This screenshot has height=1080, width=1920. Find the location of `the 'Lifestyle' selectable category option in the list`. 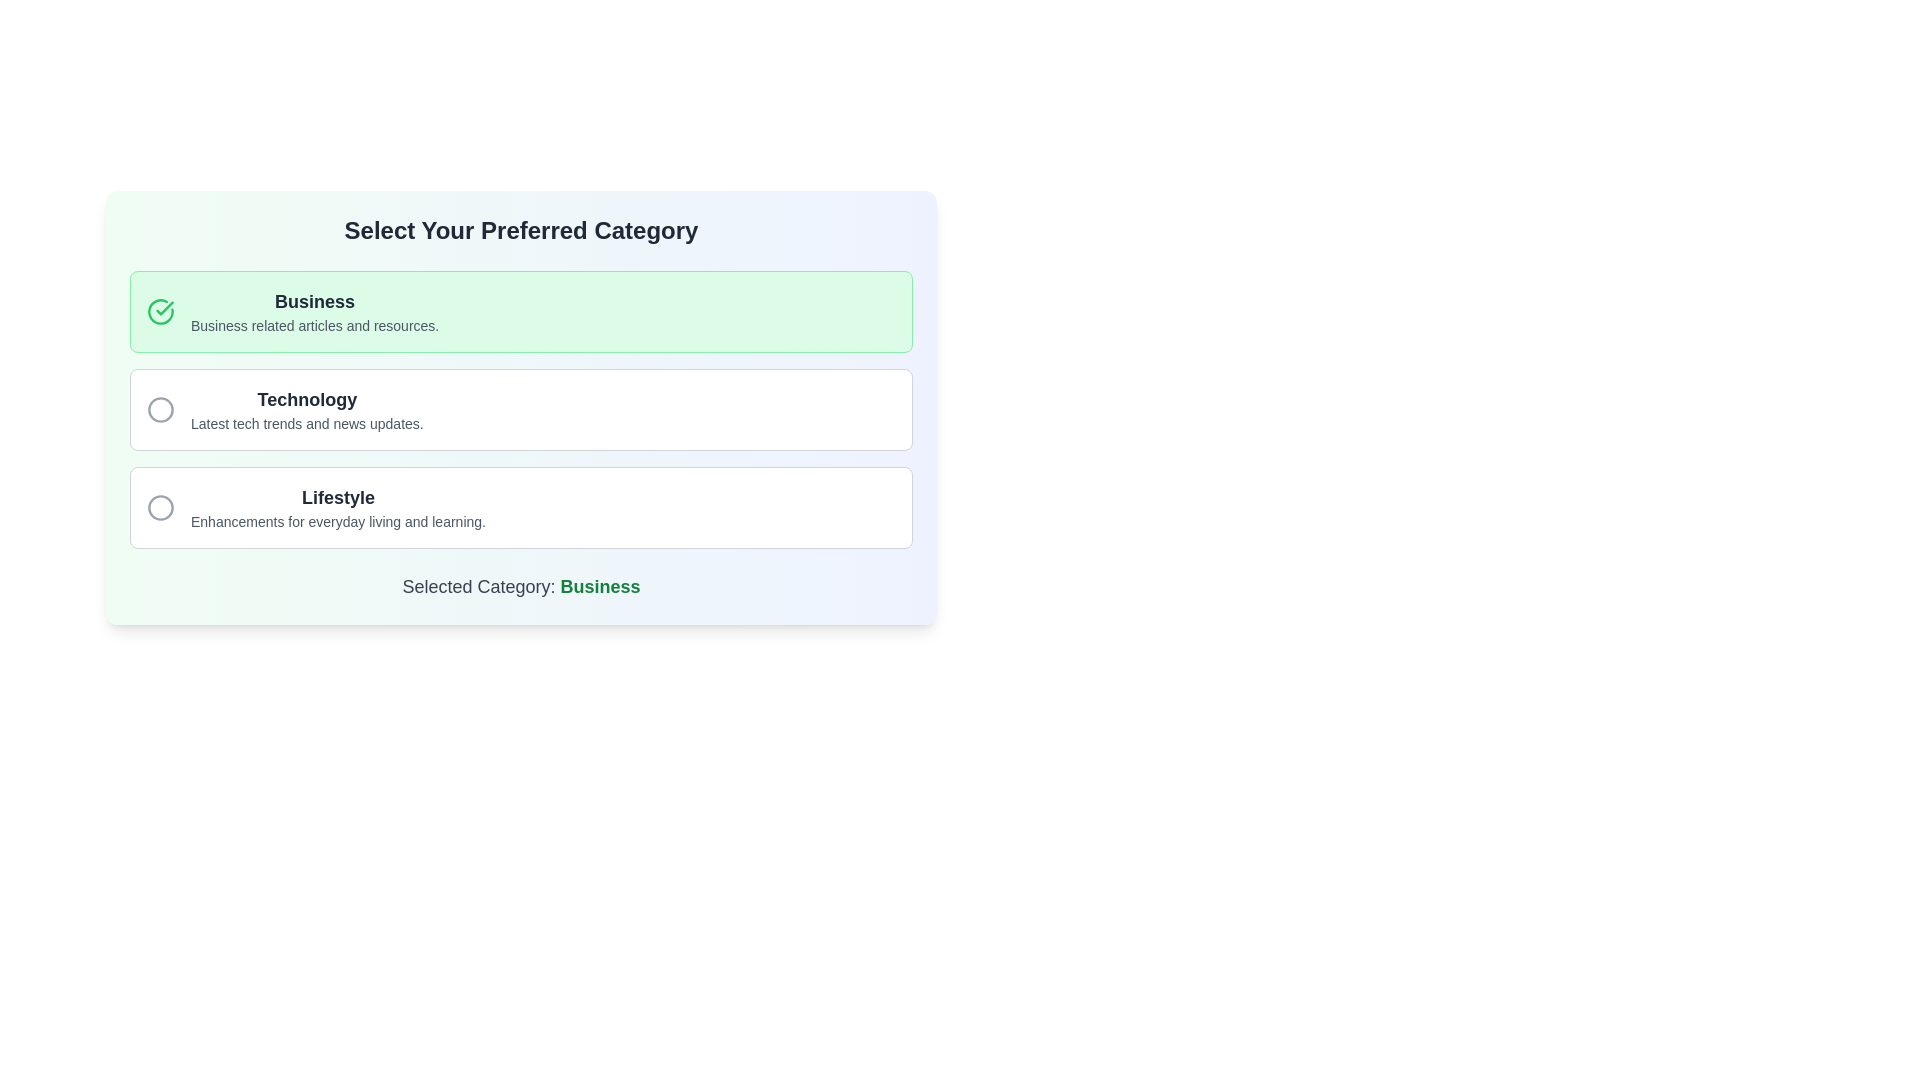

the 'Lifestyle' selectable category option in the list is located at coordinates (521, 507).